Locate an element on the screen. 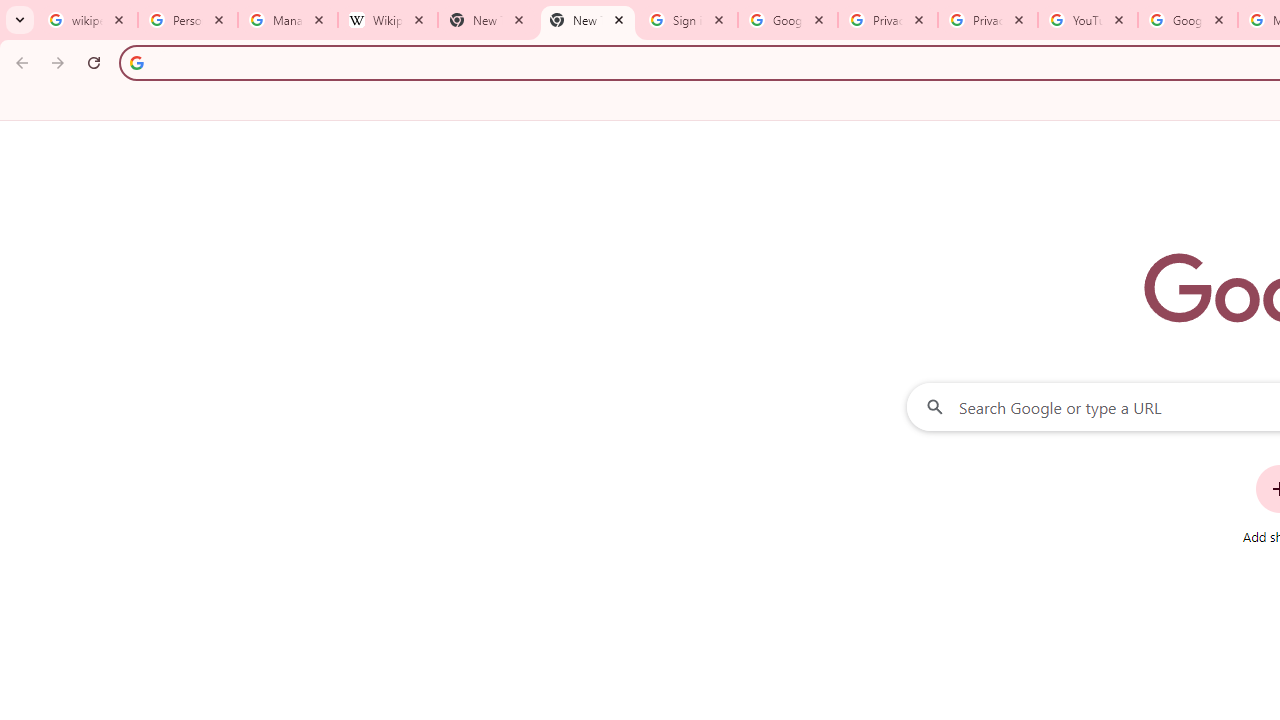 This screenshot has height=720, width=1280. 'Google Drive: Sign-in' is located at coordinates (787, 20).